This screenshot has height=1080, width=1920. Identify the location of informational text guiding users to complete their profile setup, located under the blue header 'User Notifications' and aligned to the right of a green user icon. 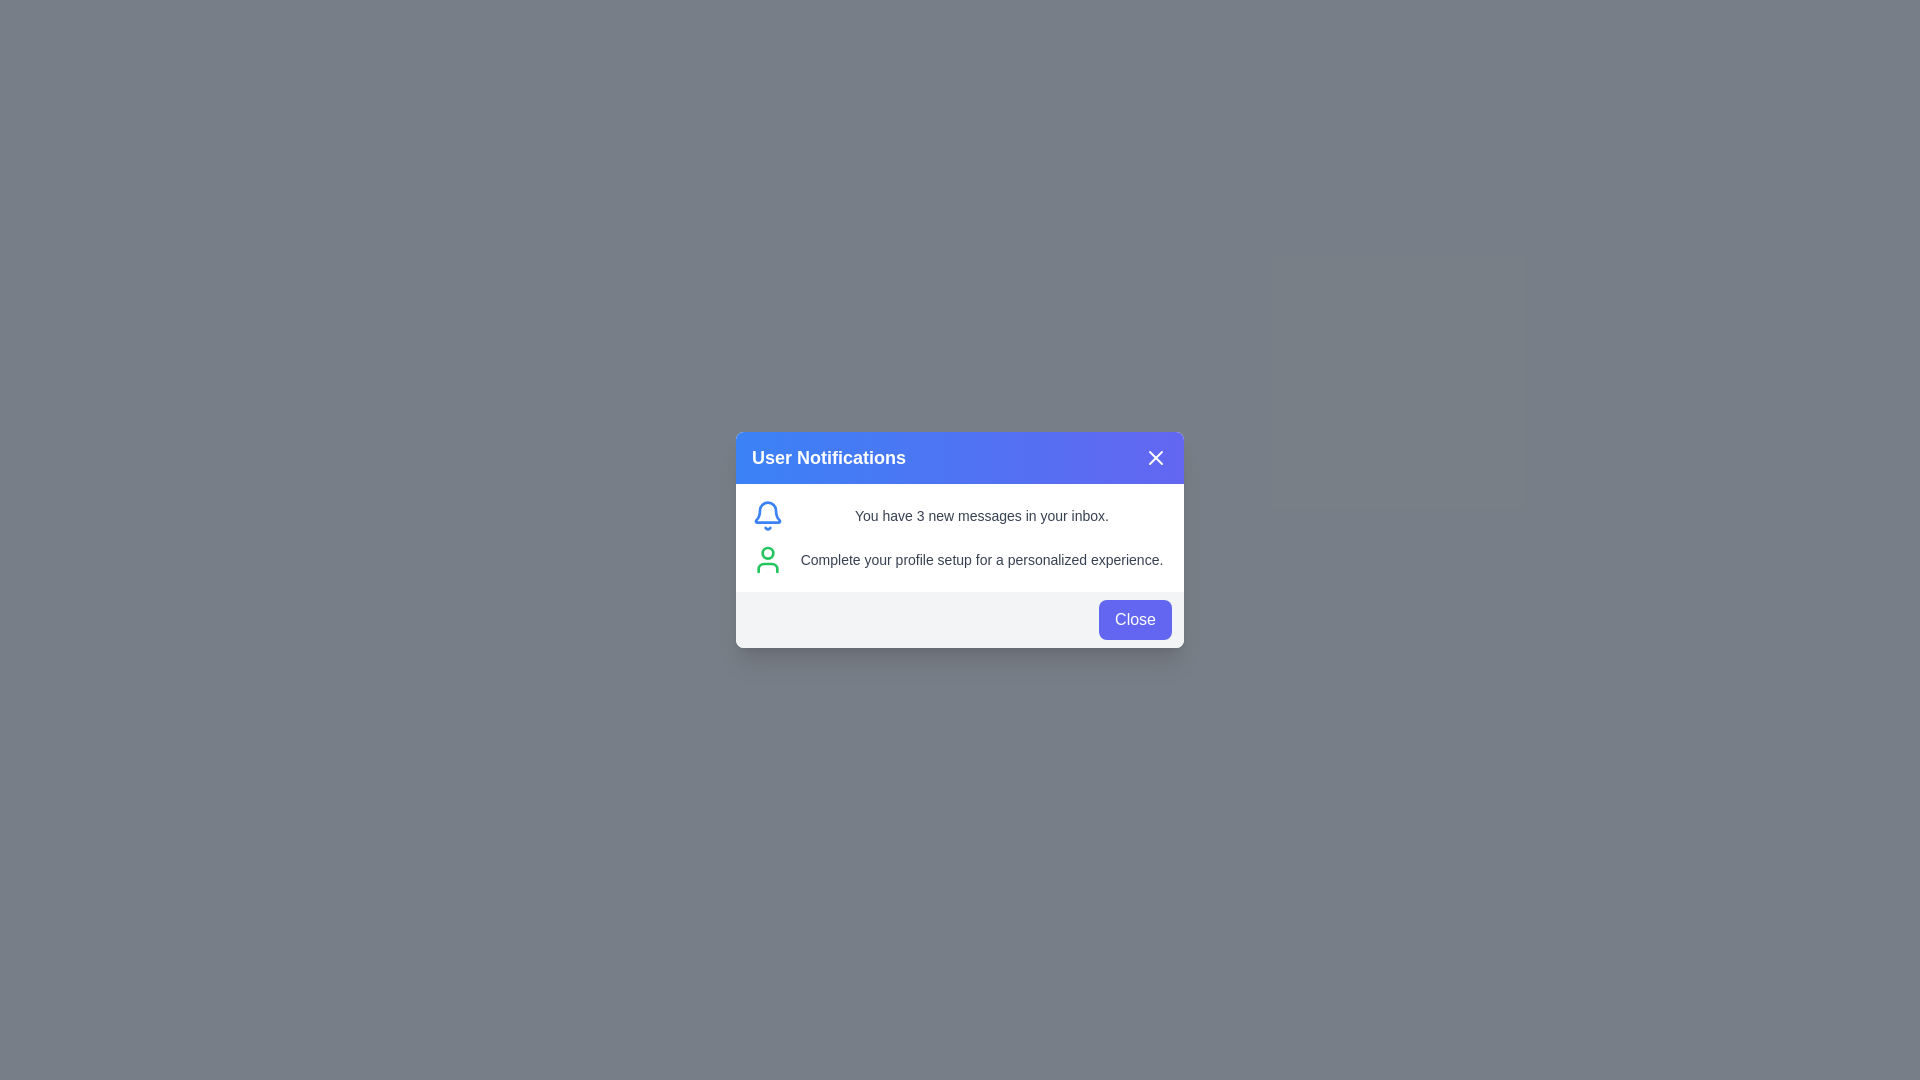
(982, 559).